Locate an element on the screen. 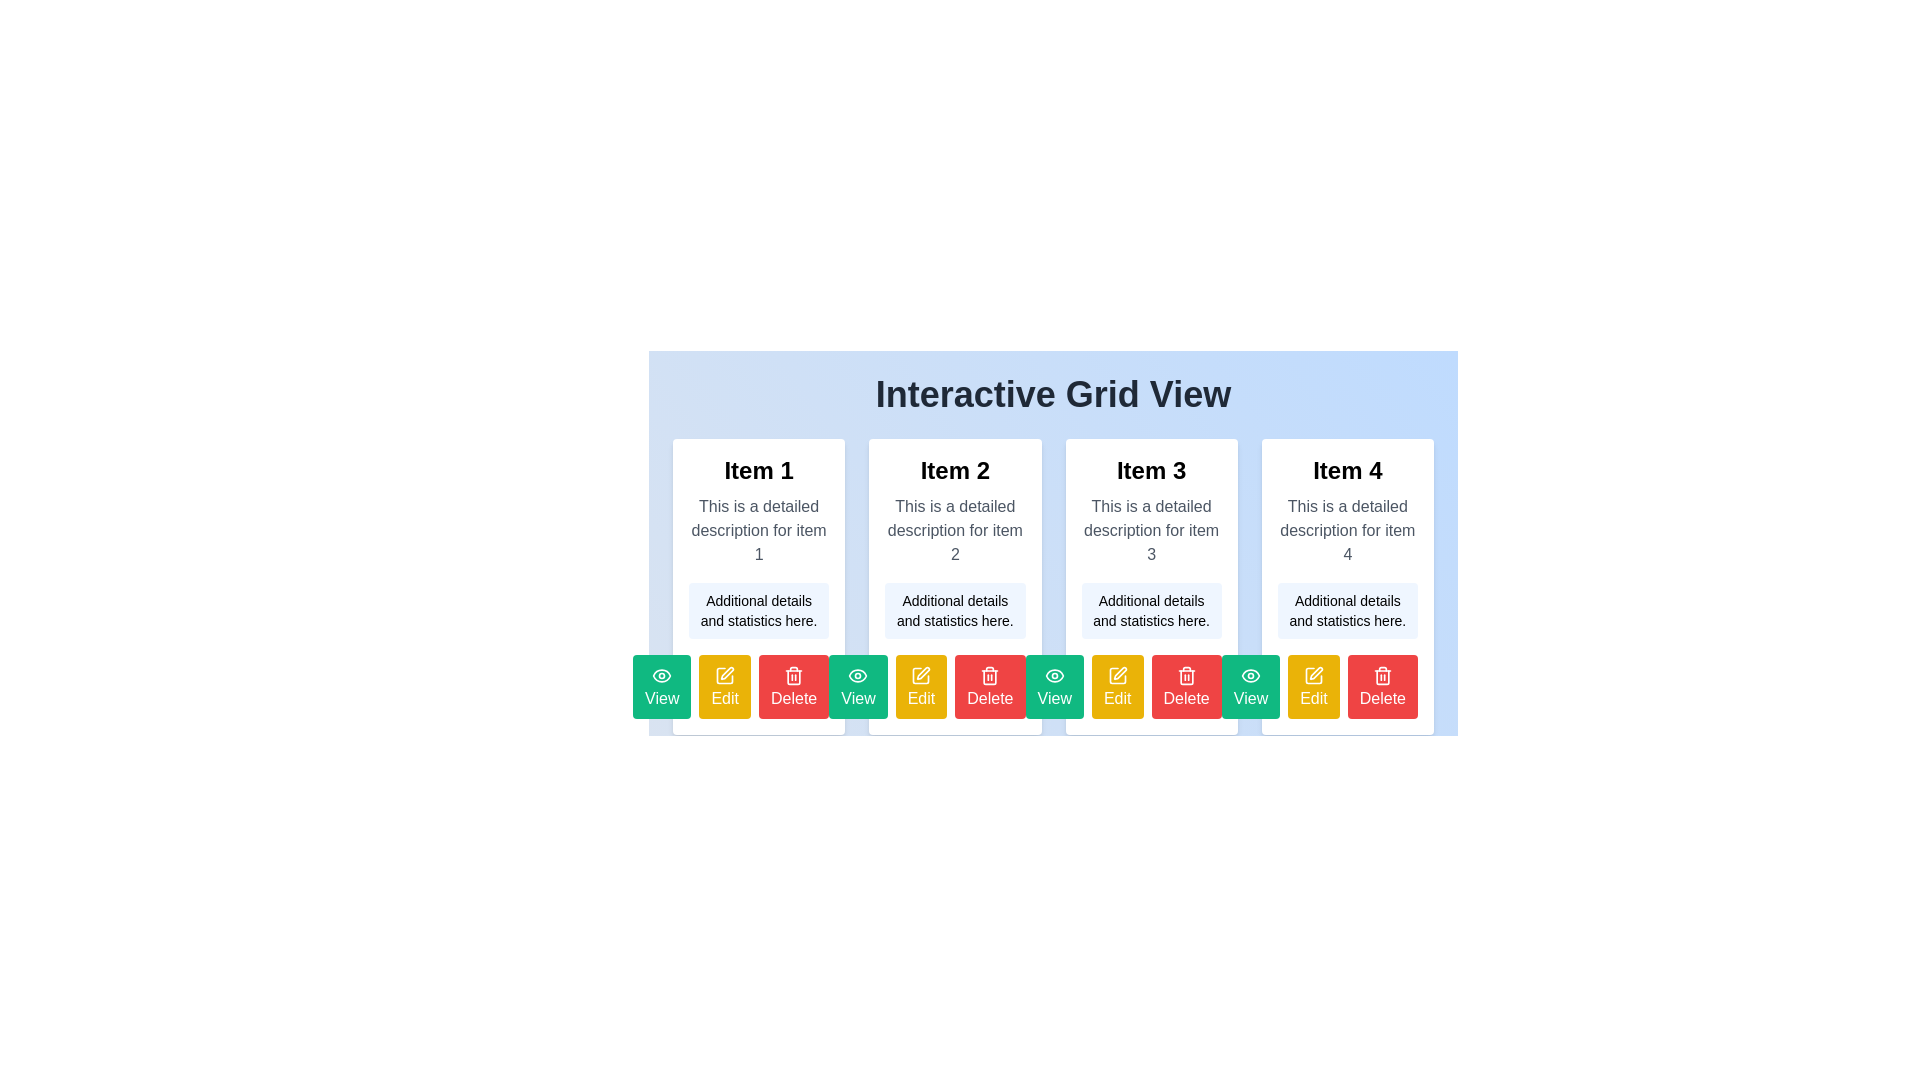  the red 'Delete' button with a trash can icon is located at coordinates (1381, 685).